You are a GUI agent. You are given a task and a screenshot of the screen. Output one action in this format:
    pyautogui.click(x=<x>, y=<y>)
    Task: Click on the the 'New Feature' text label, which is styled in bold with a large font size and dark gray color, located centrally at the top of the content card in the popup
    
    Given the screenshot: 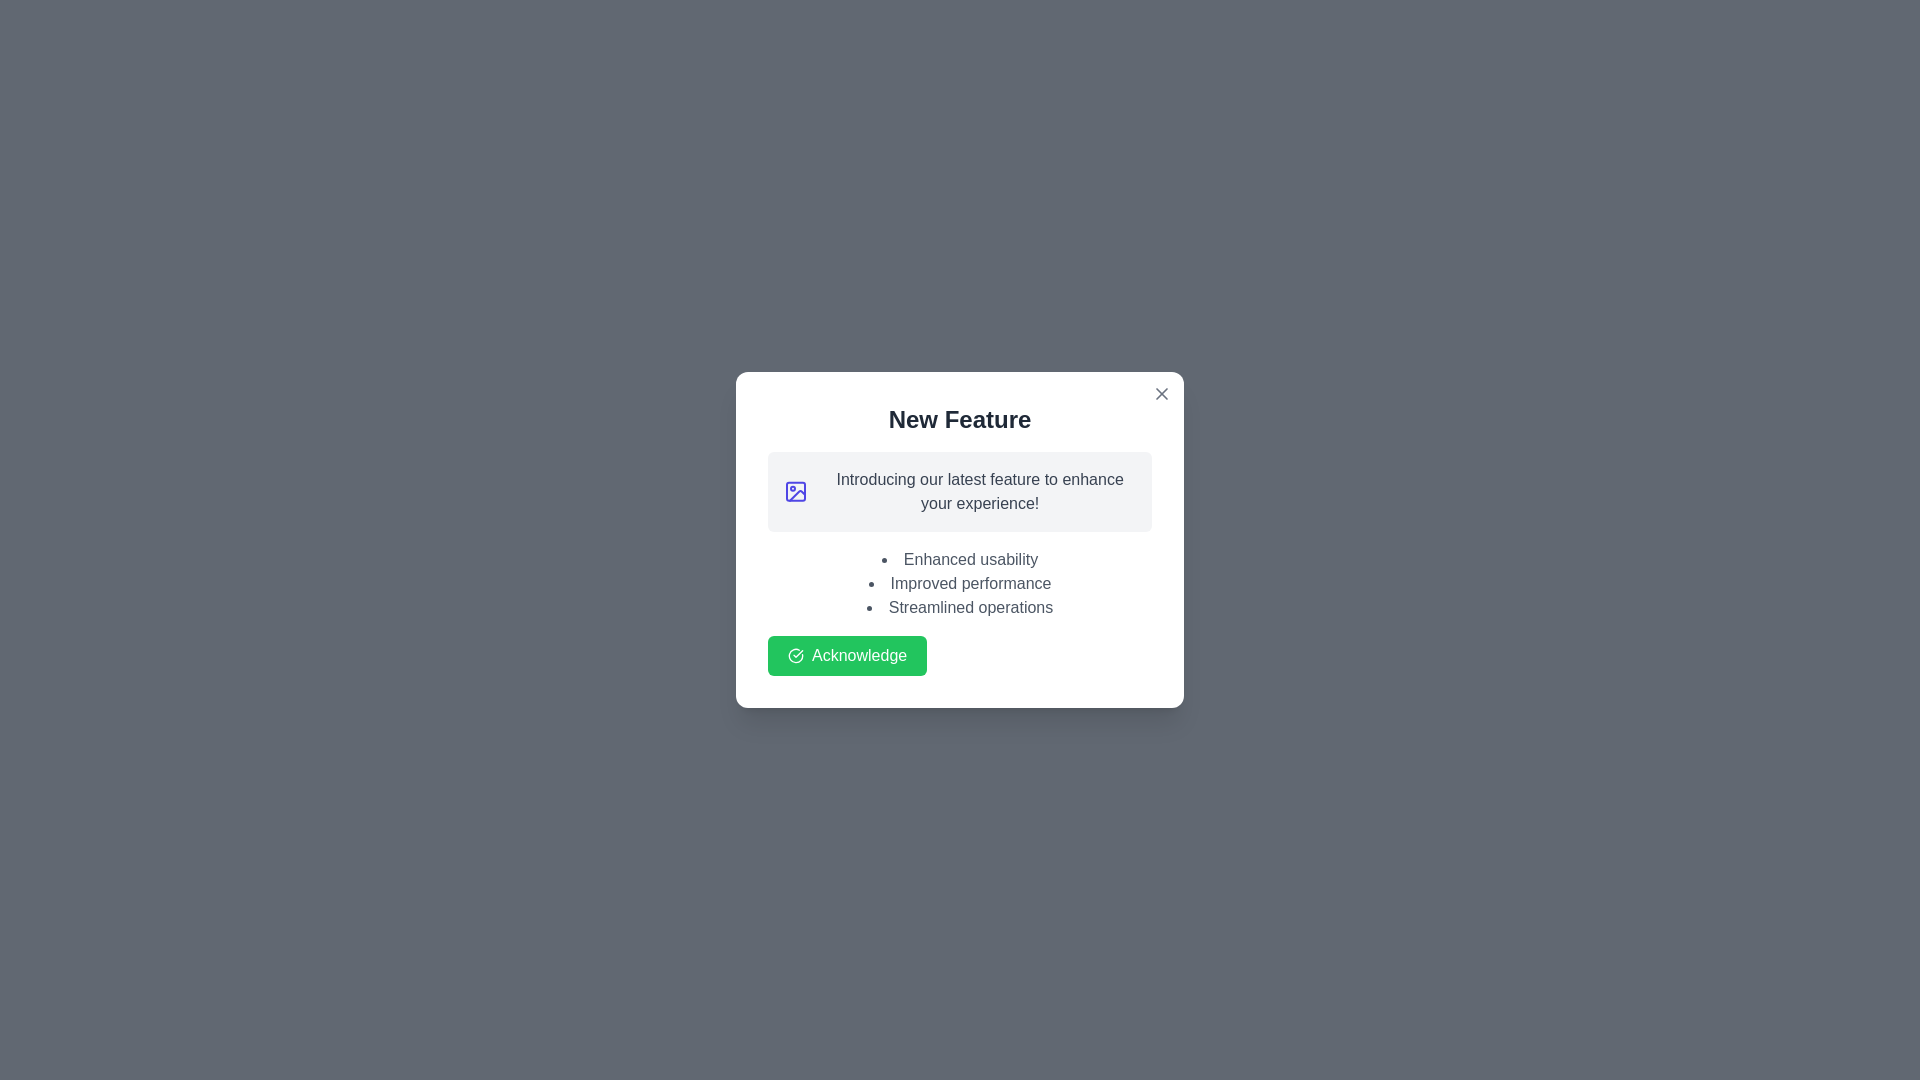 What is the action you would take?
    pyautogui.click(x=960, y=419)
    